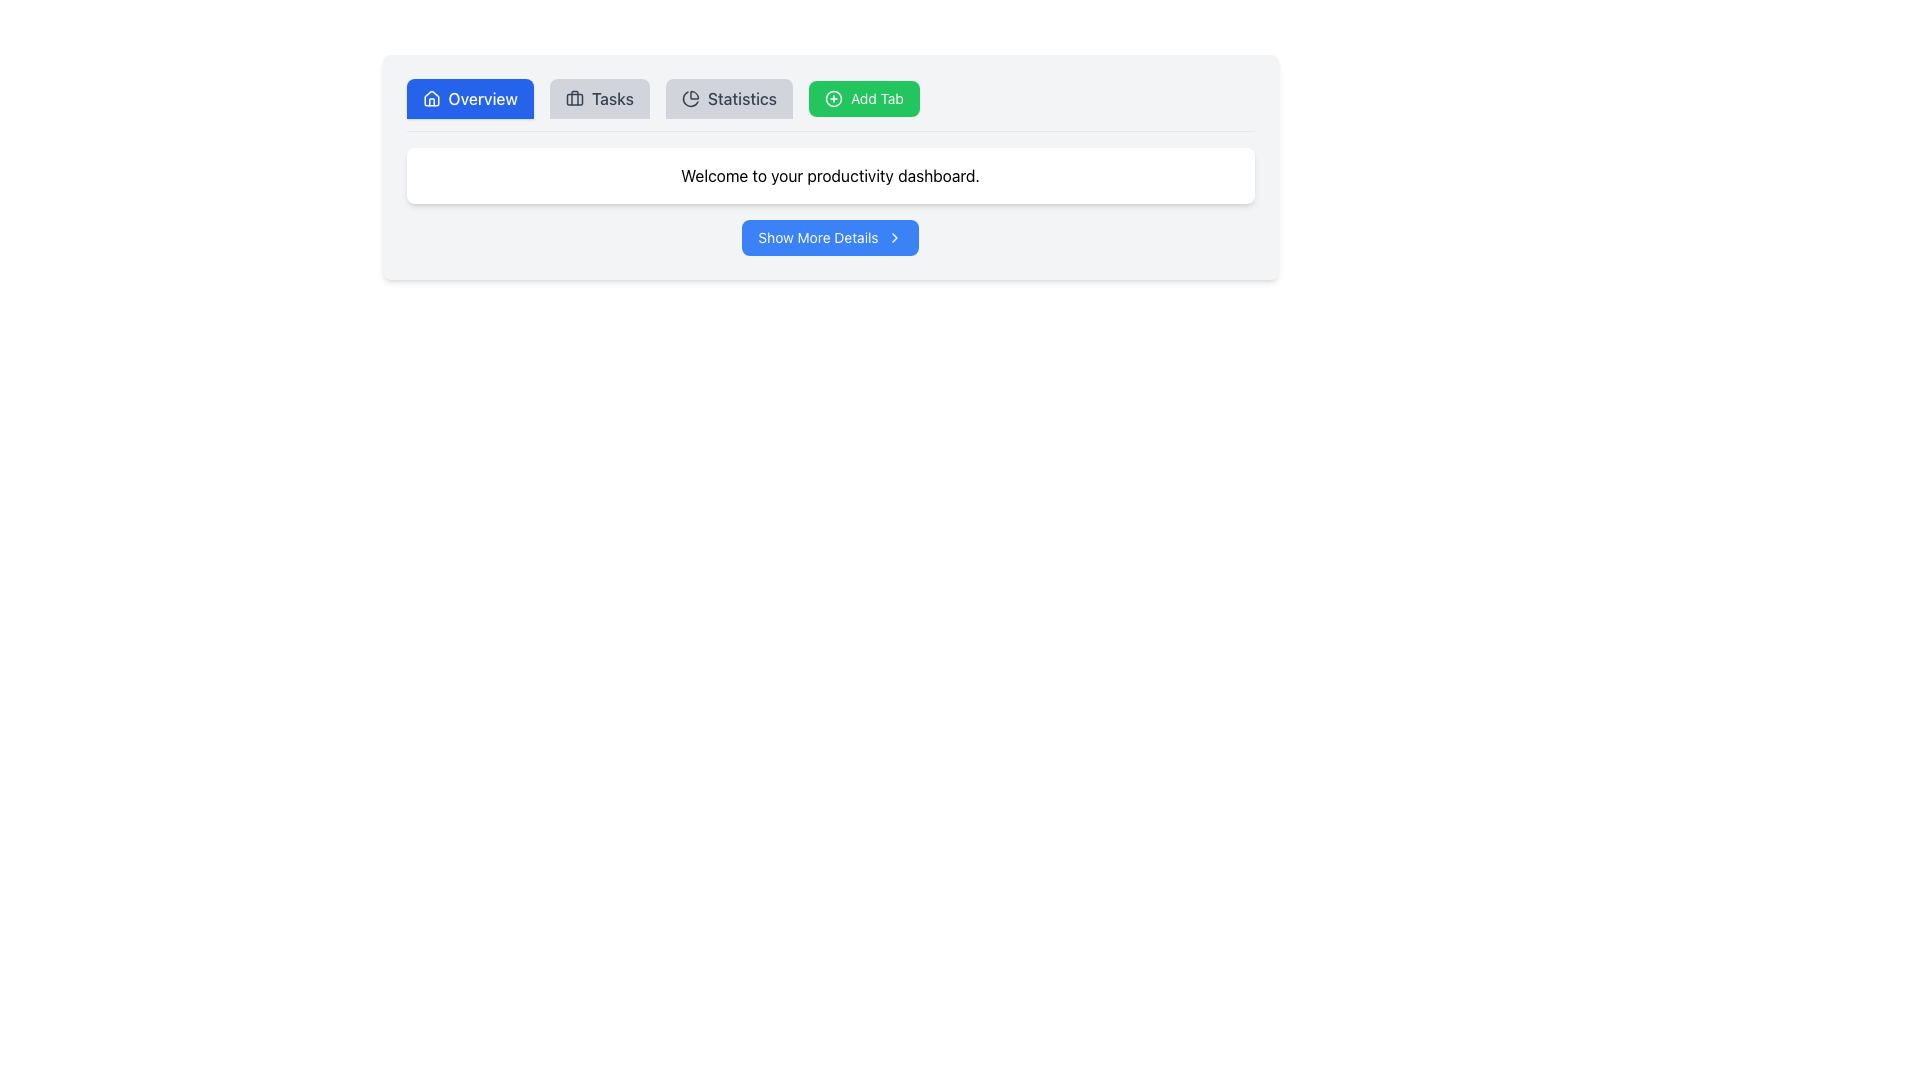 The width and height of the screenshot is (1920, 1080). What do you see at coordinates (830, 237) in the screenshot?
I see `the blue button labeled 'Show More Details' with a white text and a chevron icon, located at the bottom of the panel under the welcome message` at bounding box center [830, 237].